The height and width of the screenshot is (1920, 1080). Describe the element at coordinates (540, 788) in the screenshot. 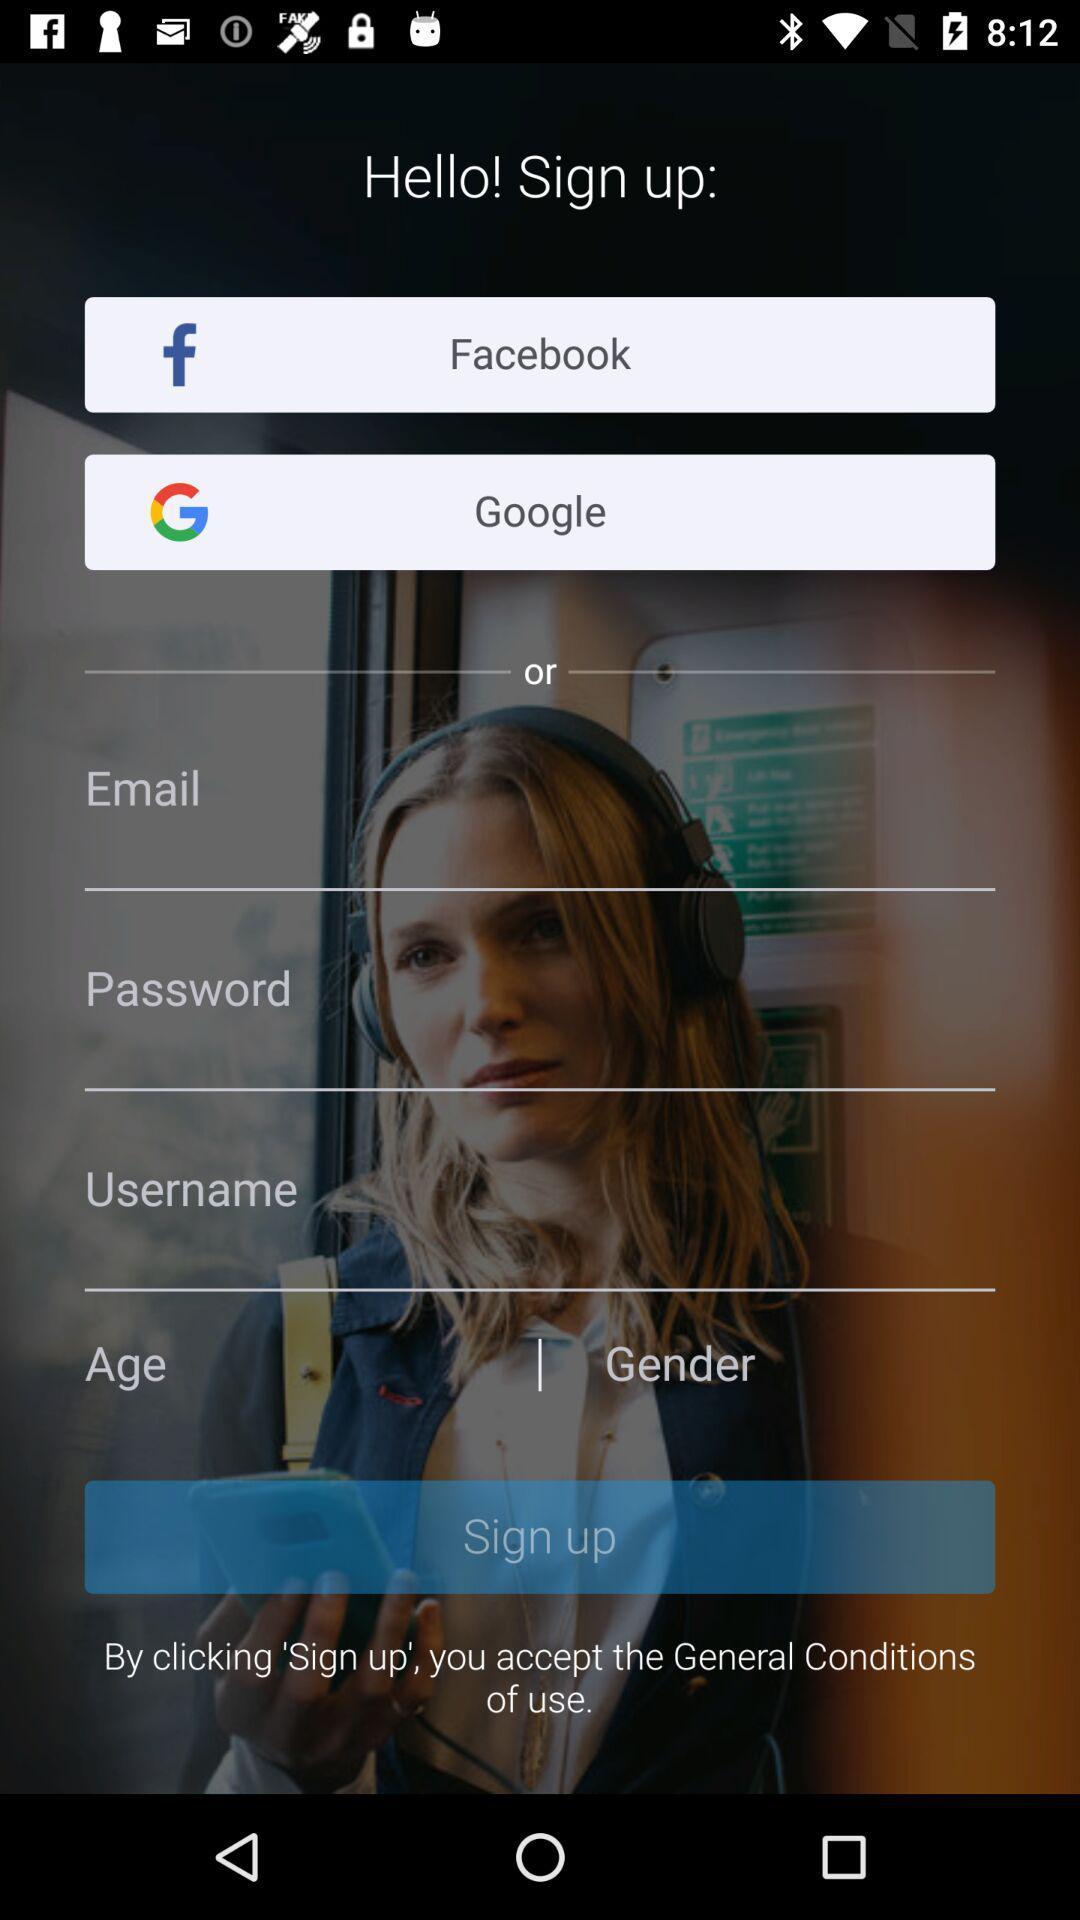

I see `email the option` at that location.